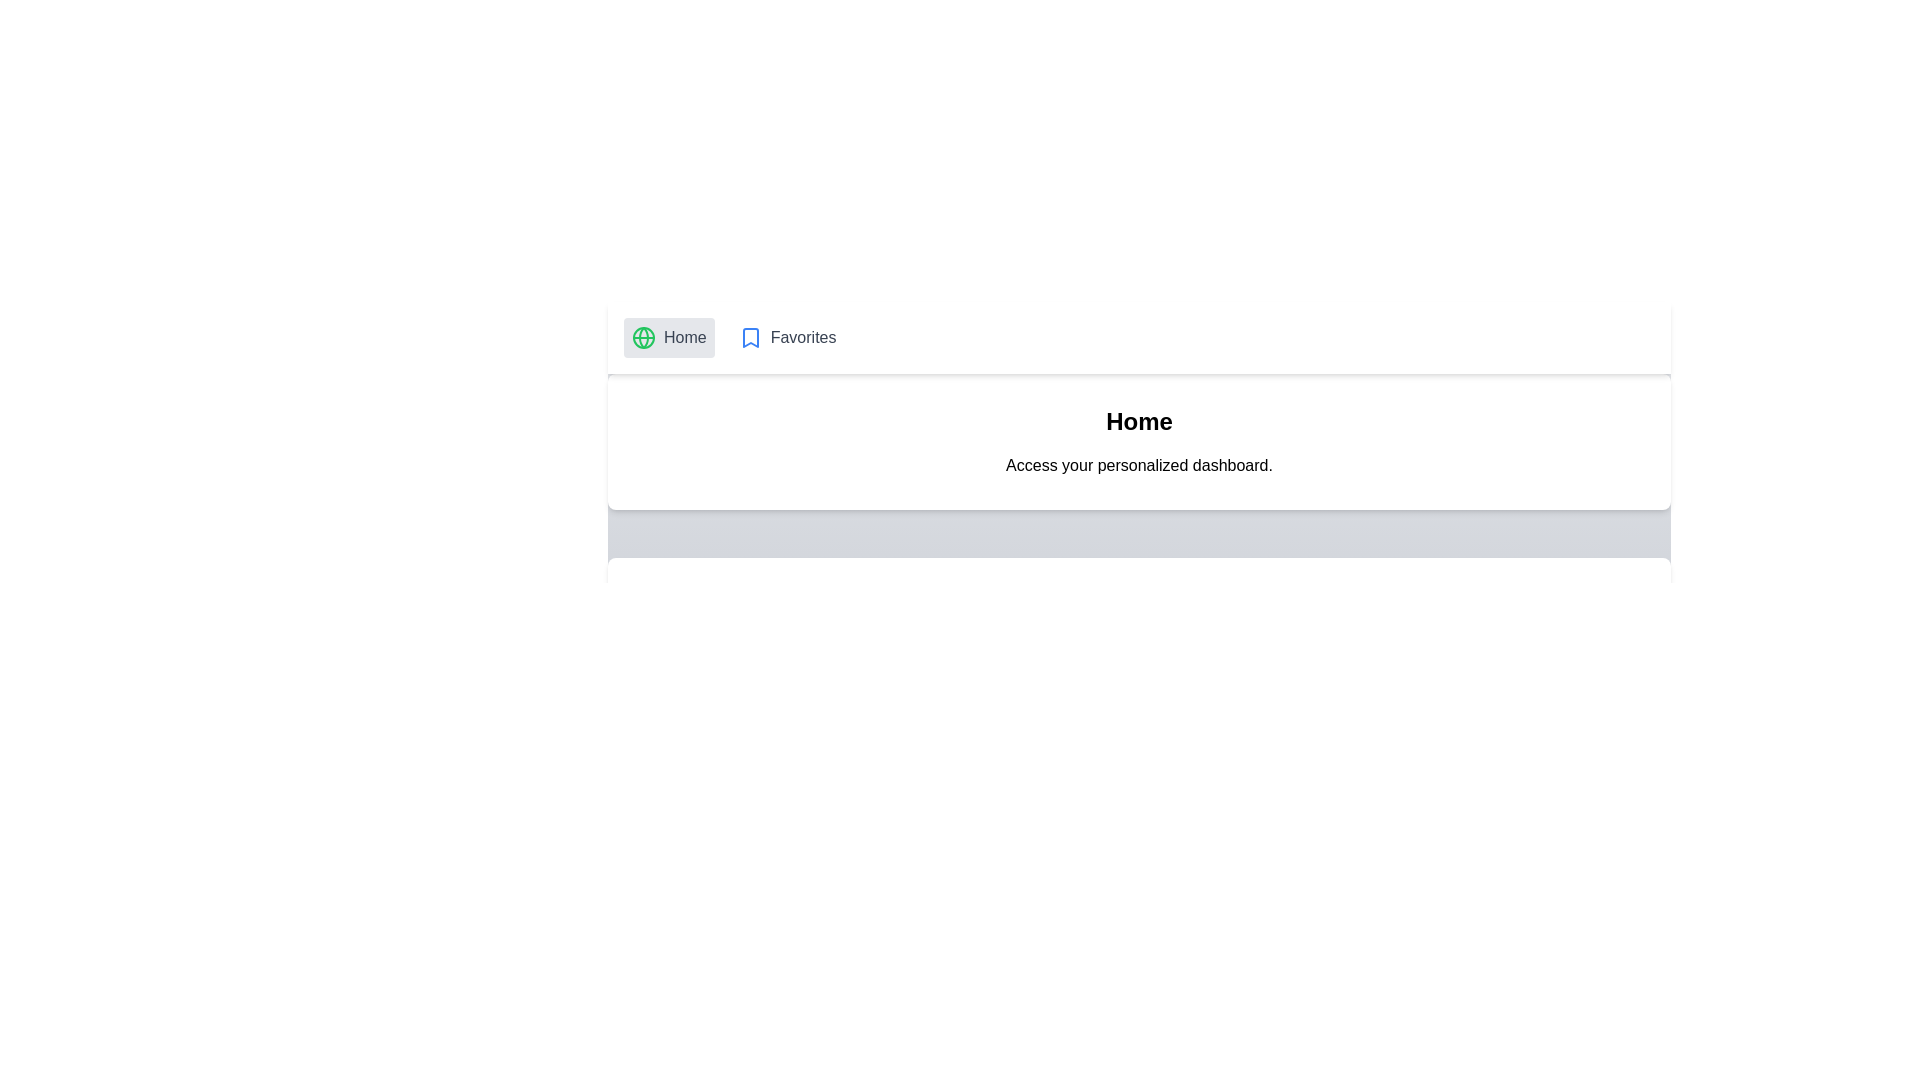  Describe the element at coordinates (786, 337) in the screenshot. I see `the second item in the horizontal navigation bar, which serves as a navigation item for accessing the 'Favorites' section` at that location.